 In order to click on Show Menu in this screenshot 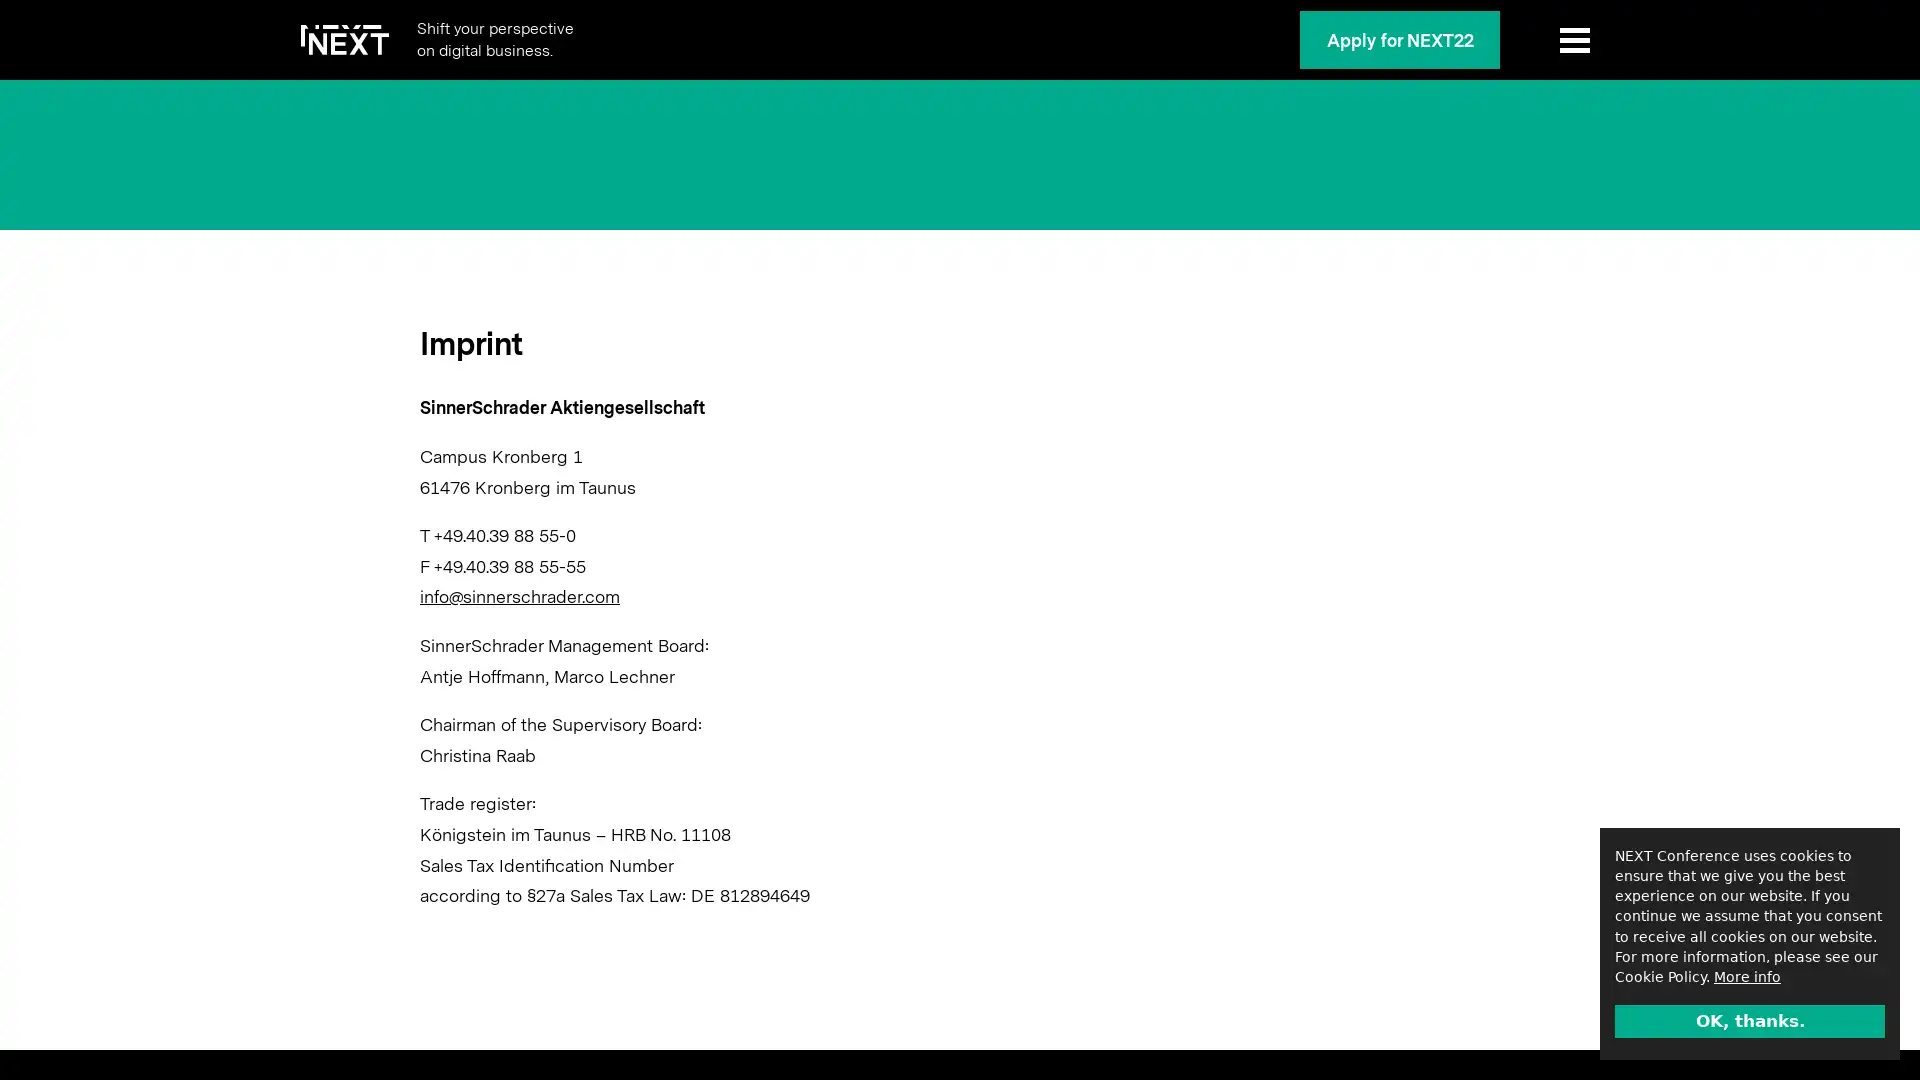, I will do `click(1573, 39)`.